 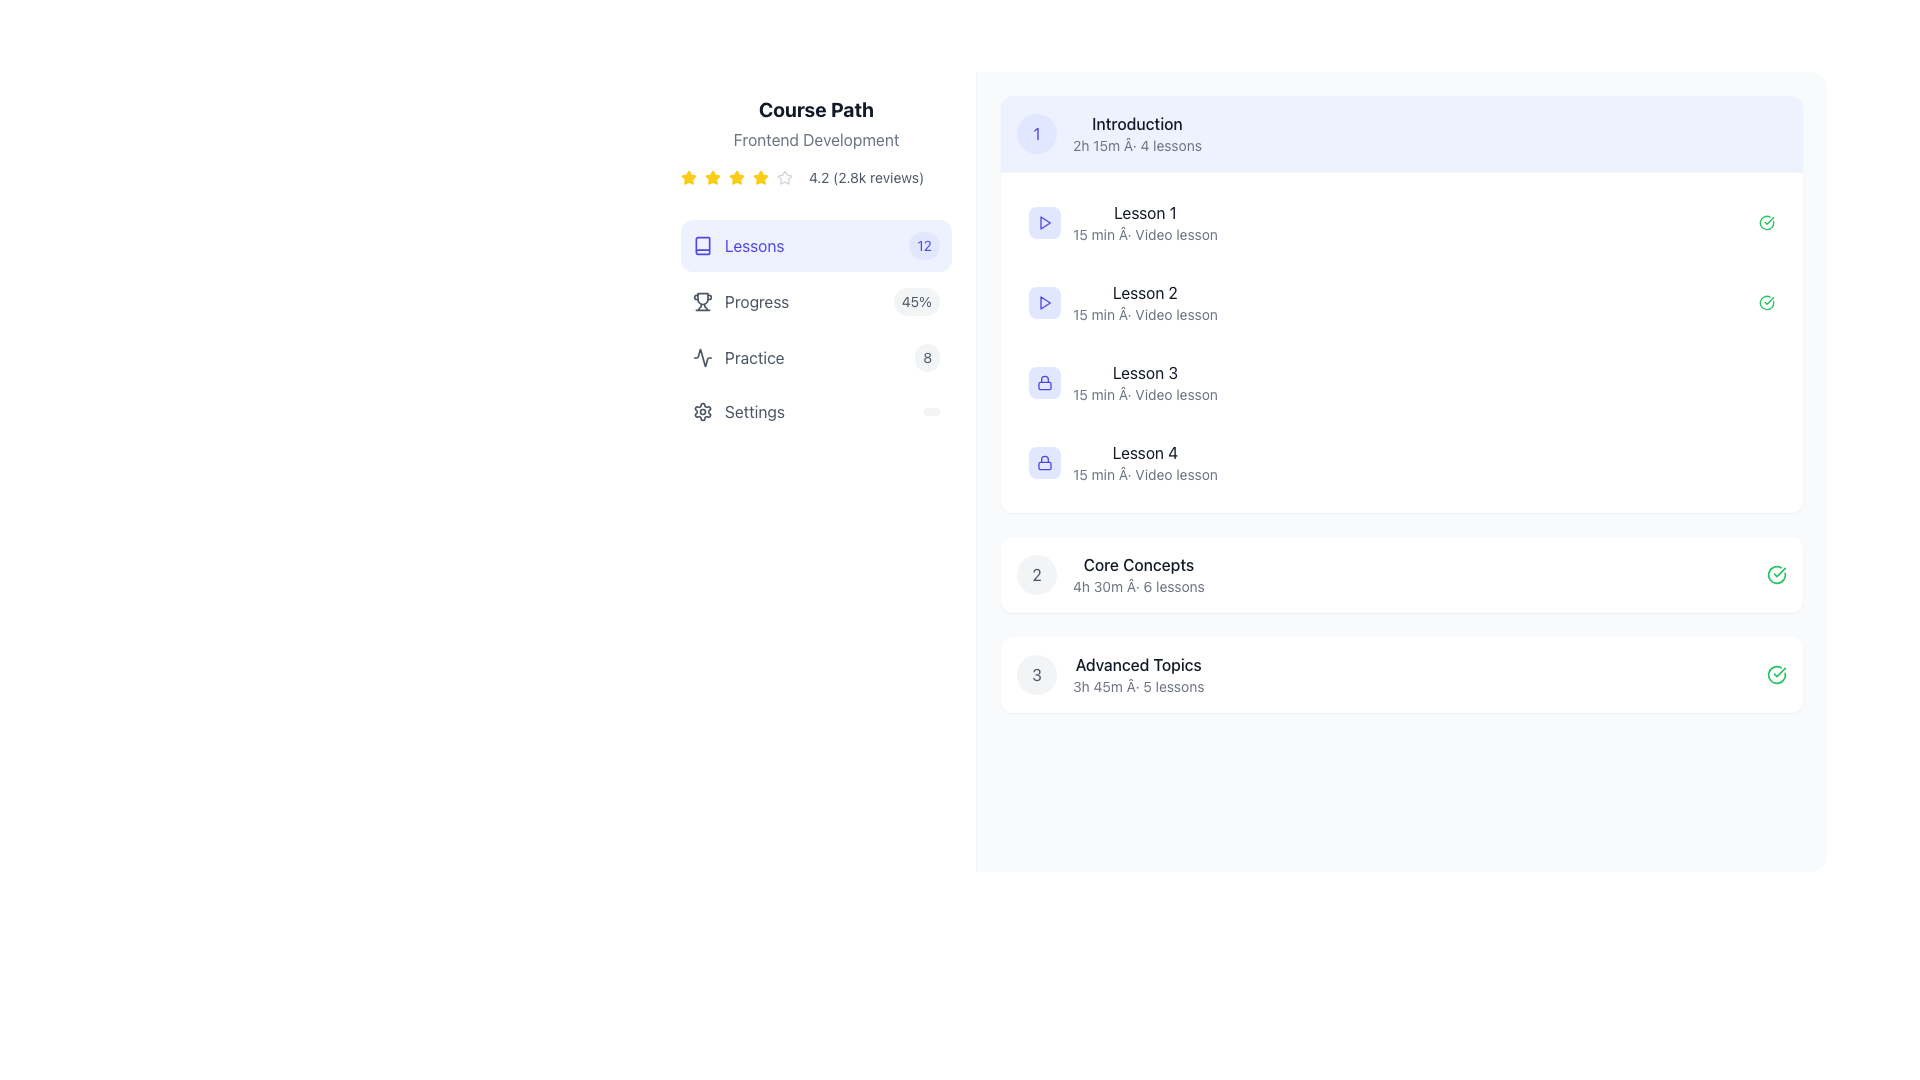 I want to click on the list item titled 'Advanced Topics', so click(x=1109, y=675).